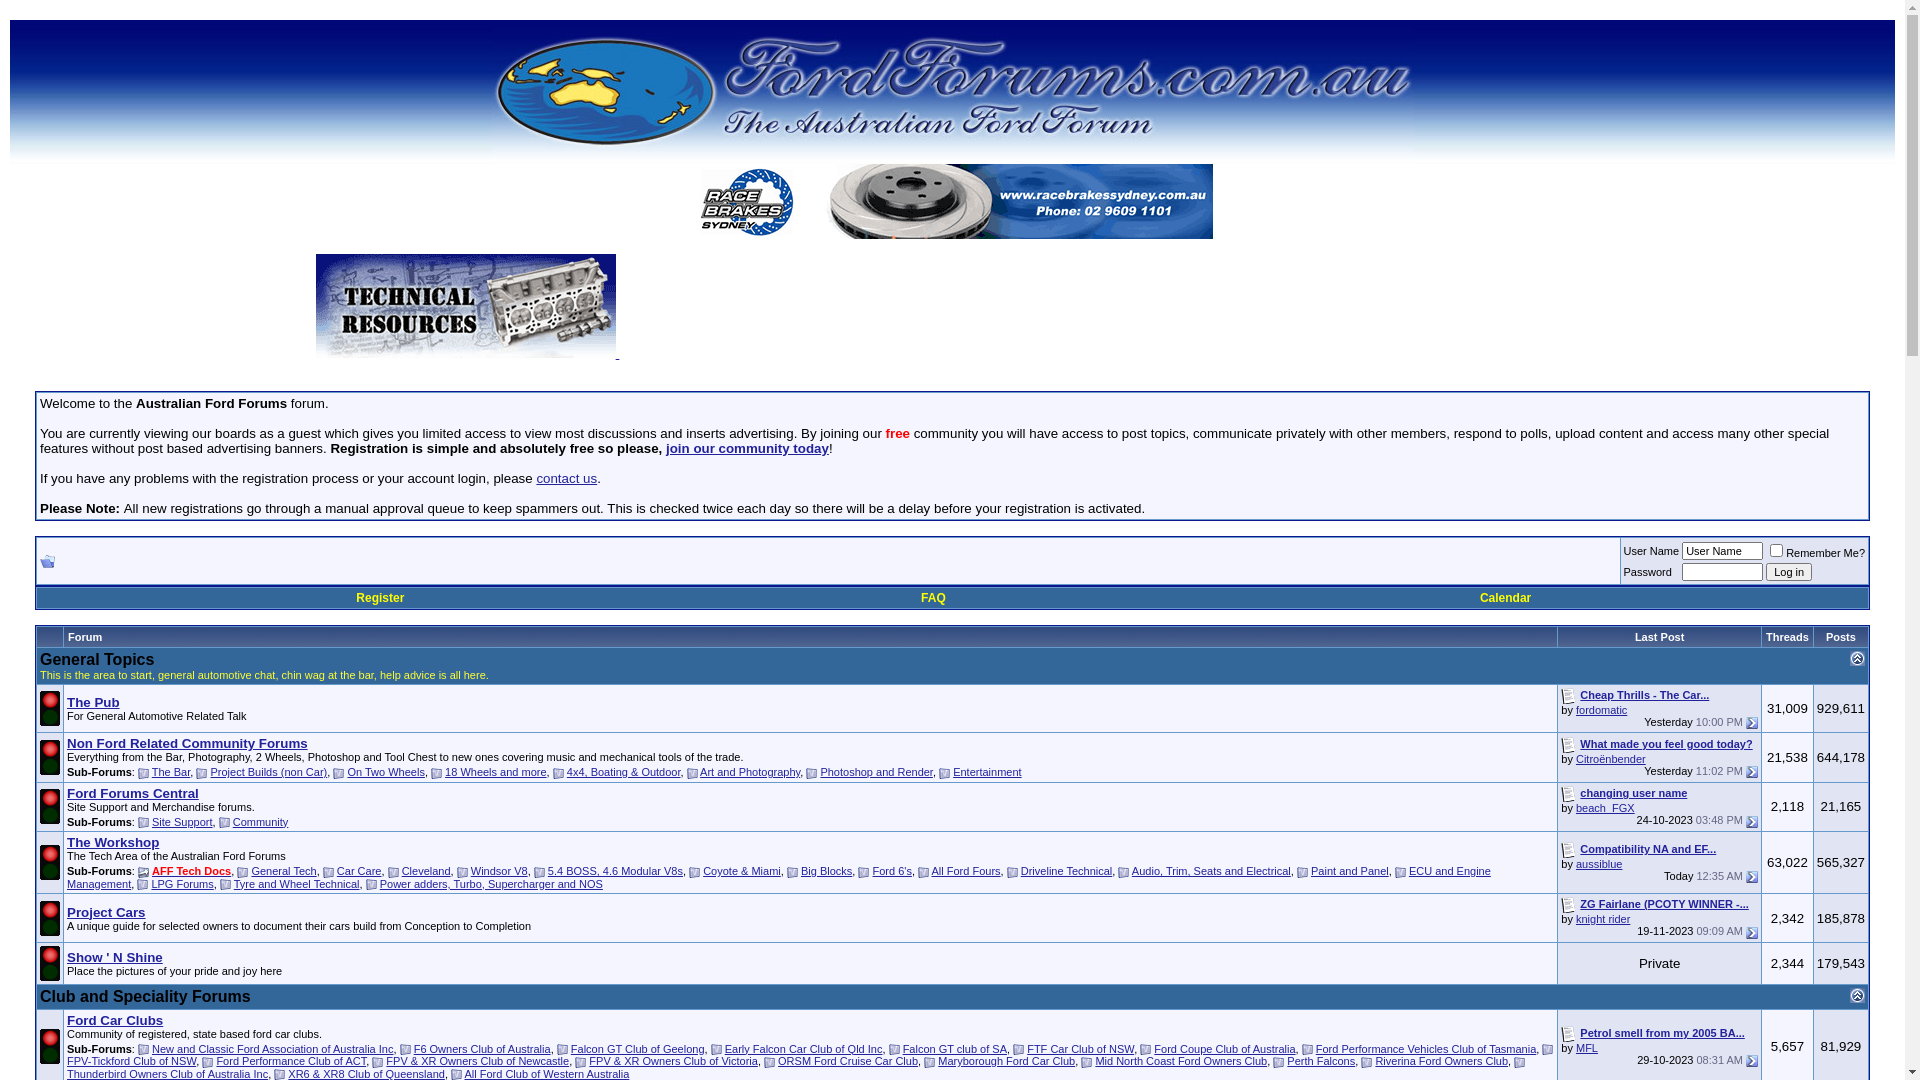 This screenshot has width=1920, height=1080. Describe the element at coordinates (290, 1059) in the screenshot. I see `'Ford Performance Club of ACT'` at that location.